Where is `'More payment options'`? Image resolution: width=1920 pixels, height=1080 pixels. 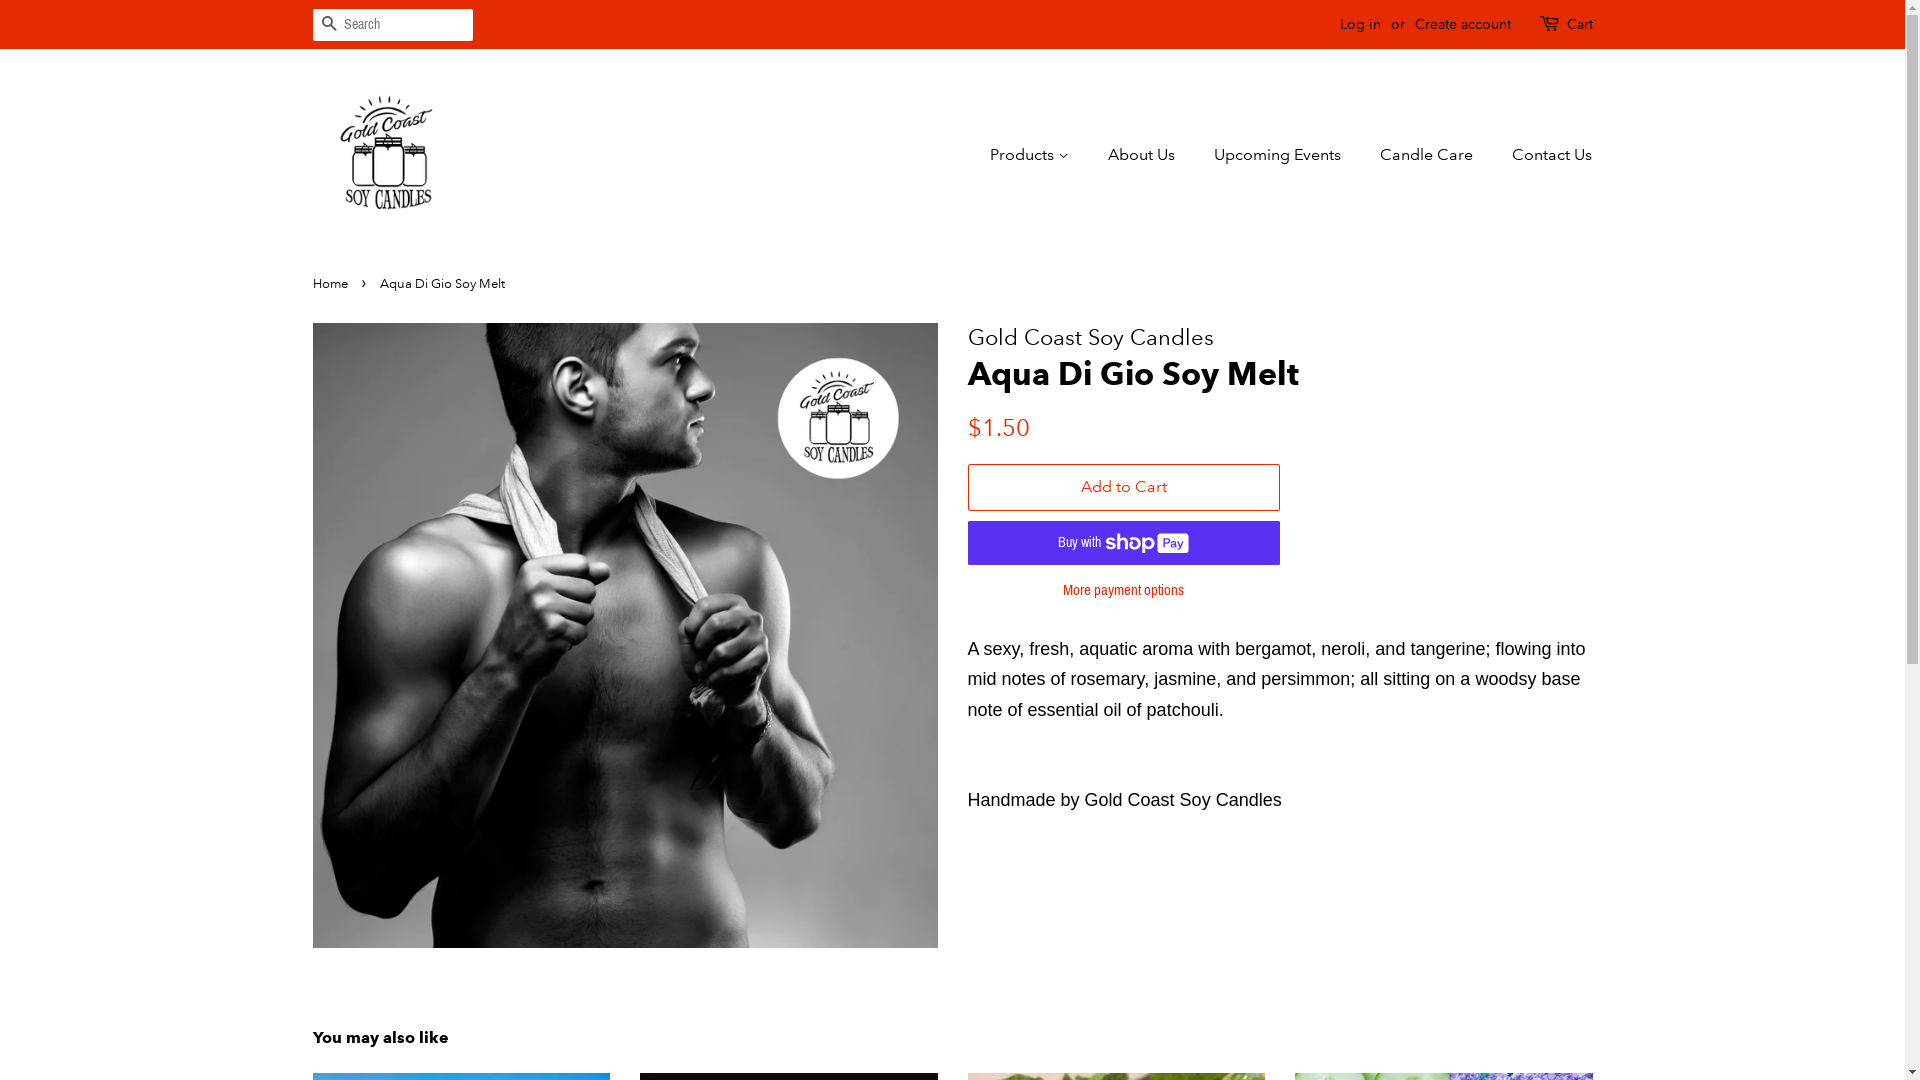
'More payment options' is located at coordinates (1124, 587).